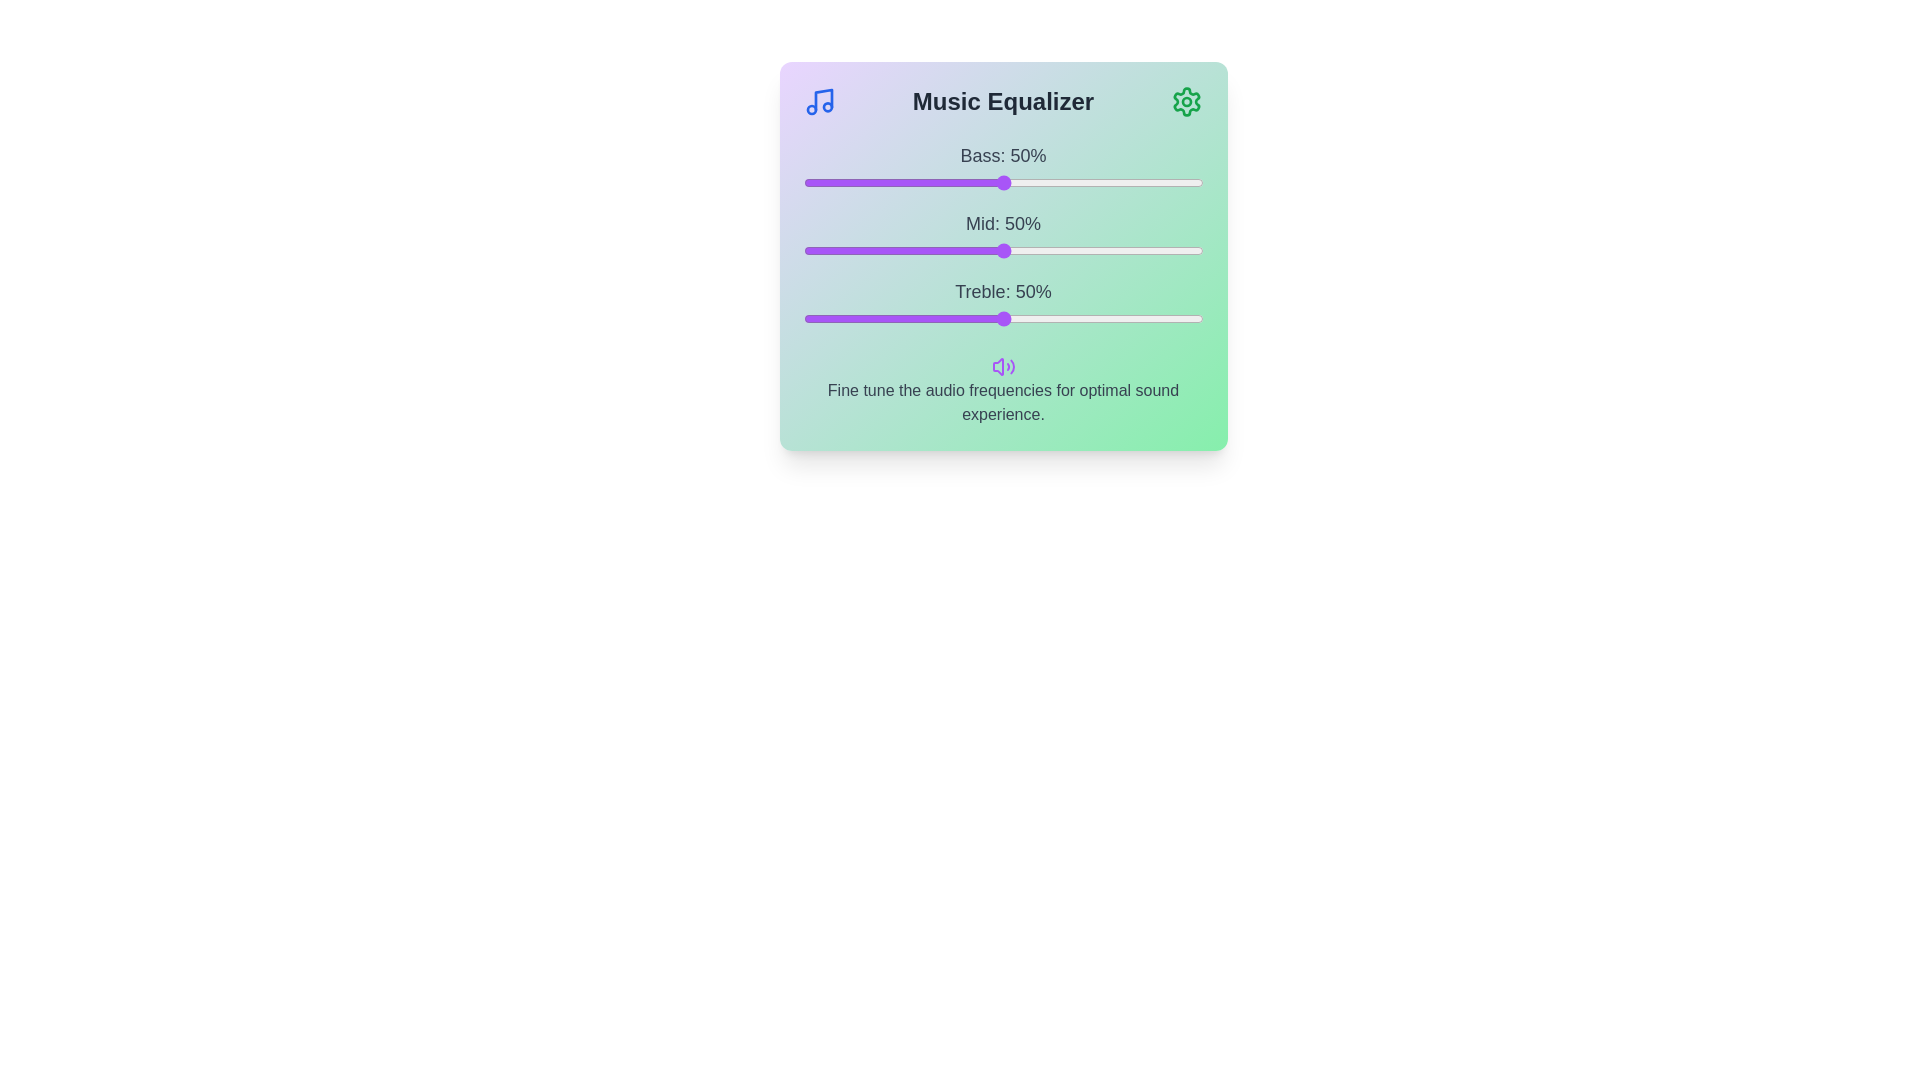 The image size is (1920, 1080). I want to click on the mid frequency slider to 10%, so click(843, 249).